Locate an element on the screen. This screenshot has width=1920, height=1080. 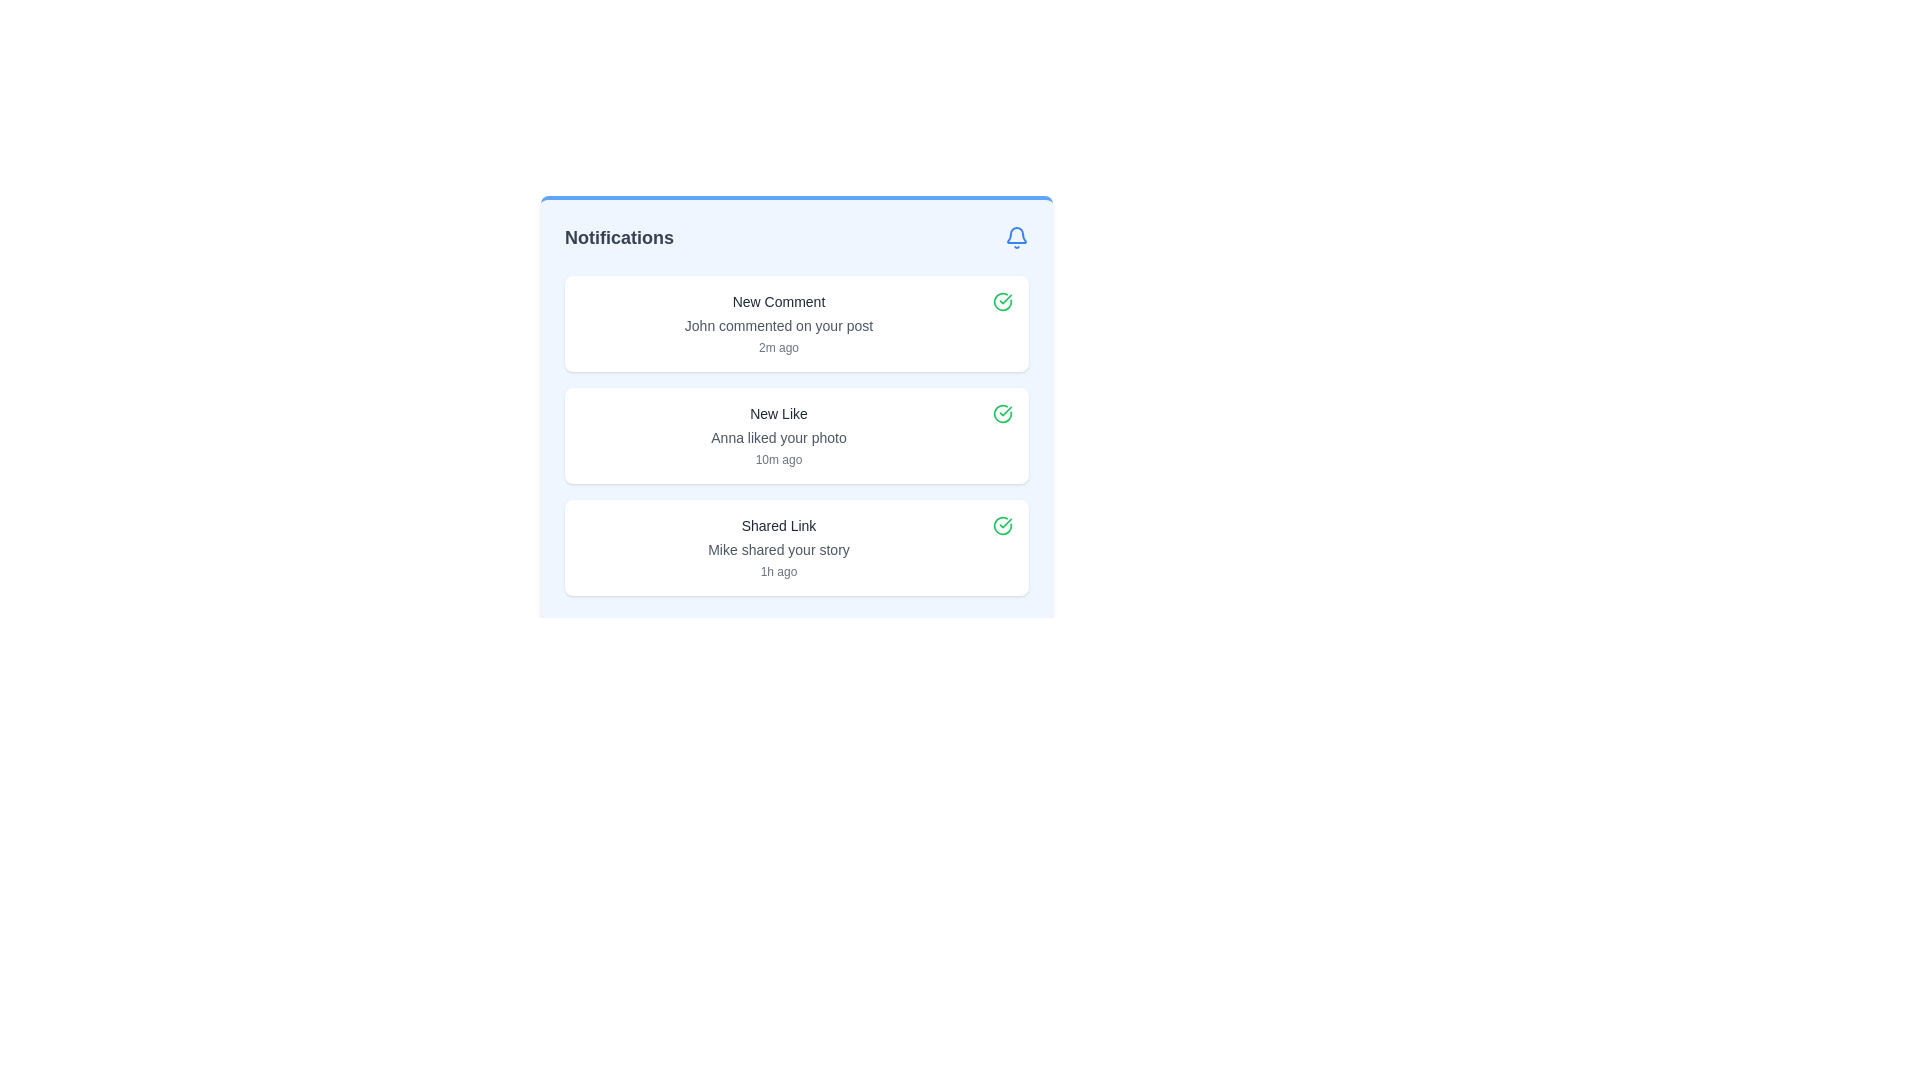
the notification item titled 'Shared Link' that informs about an action performed by 'Mike' 1 hour ago is located at coordinates (777, 547).